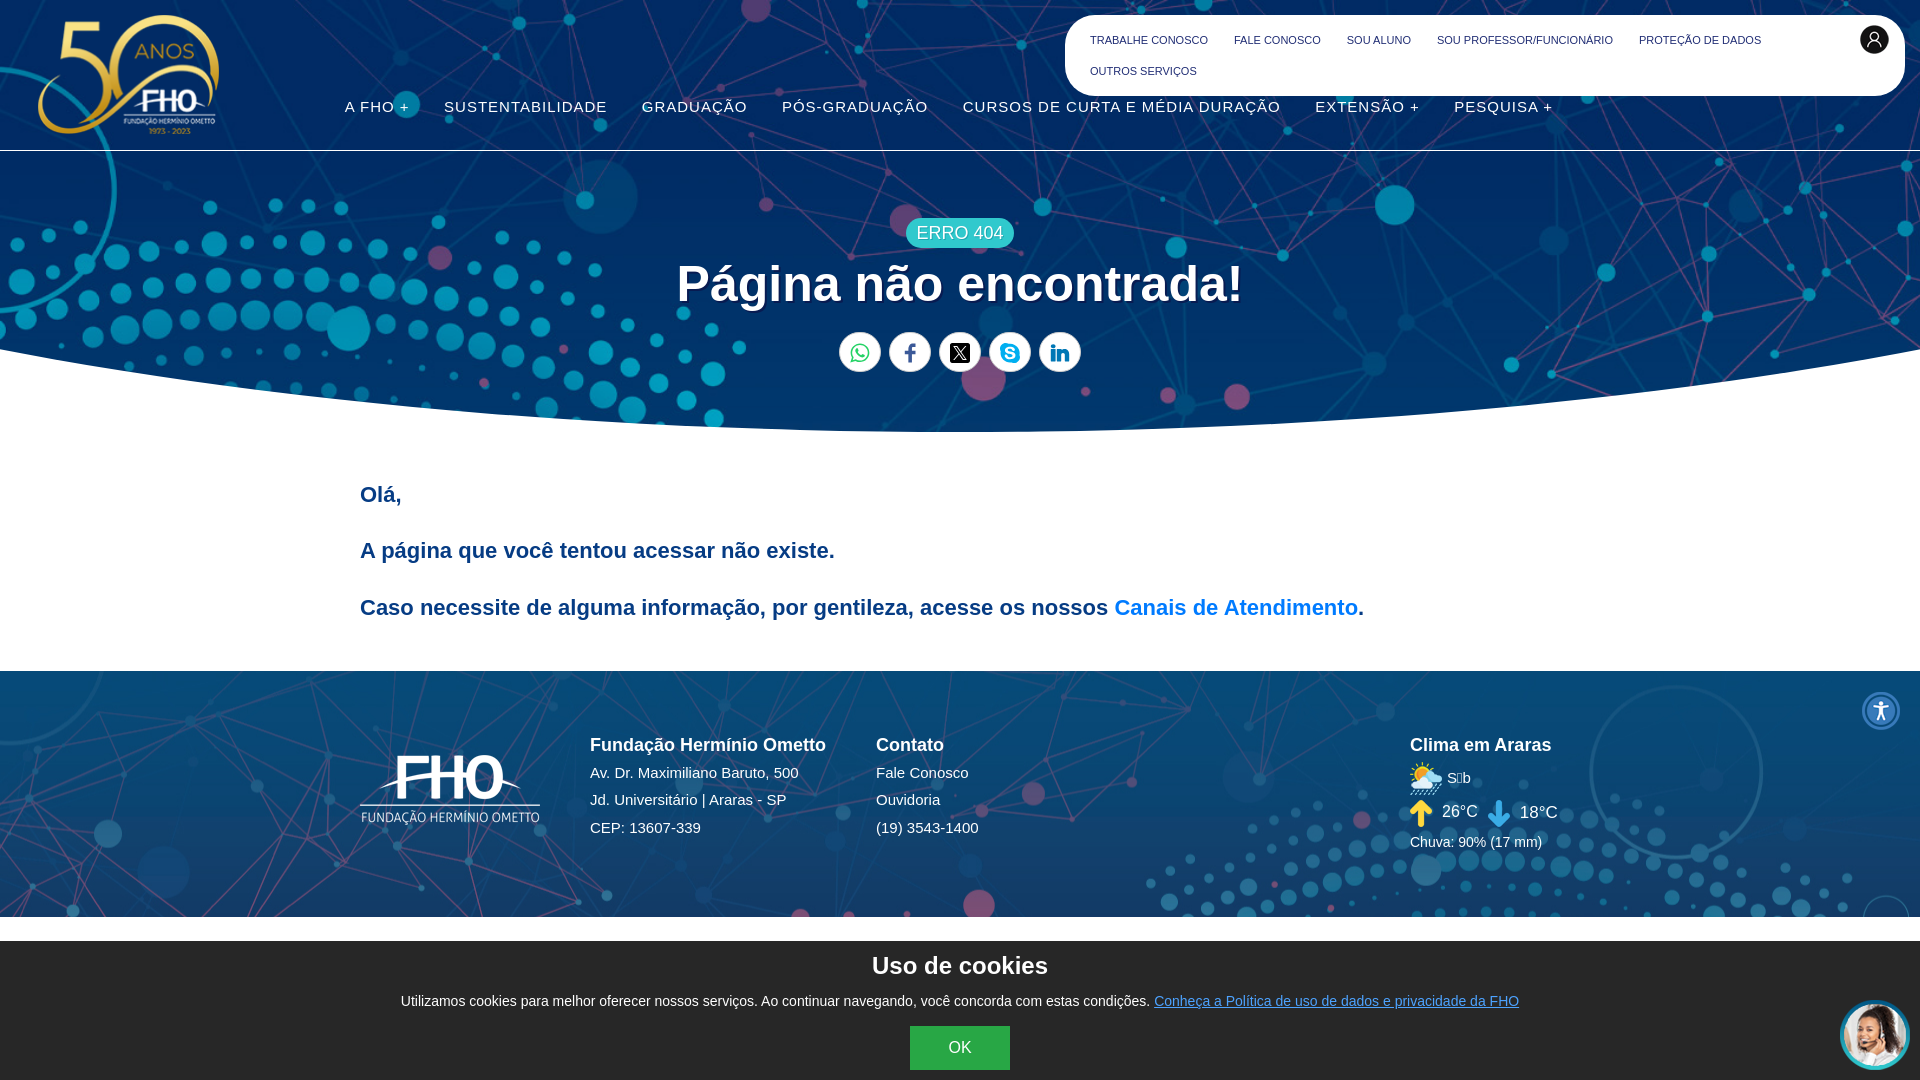  Describe the element at coordinates (875, 797) in the screenshot. I see `'Ouvidoria'` at that location.